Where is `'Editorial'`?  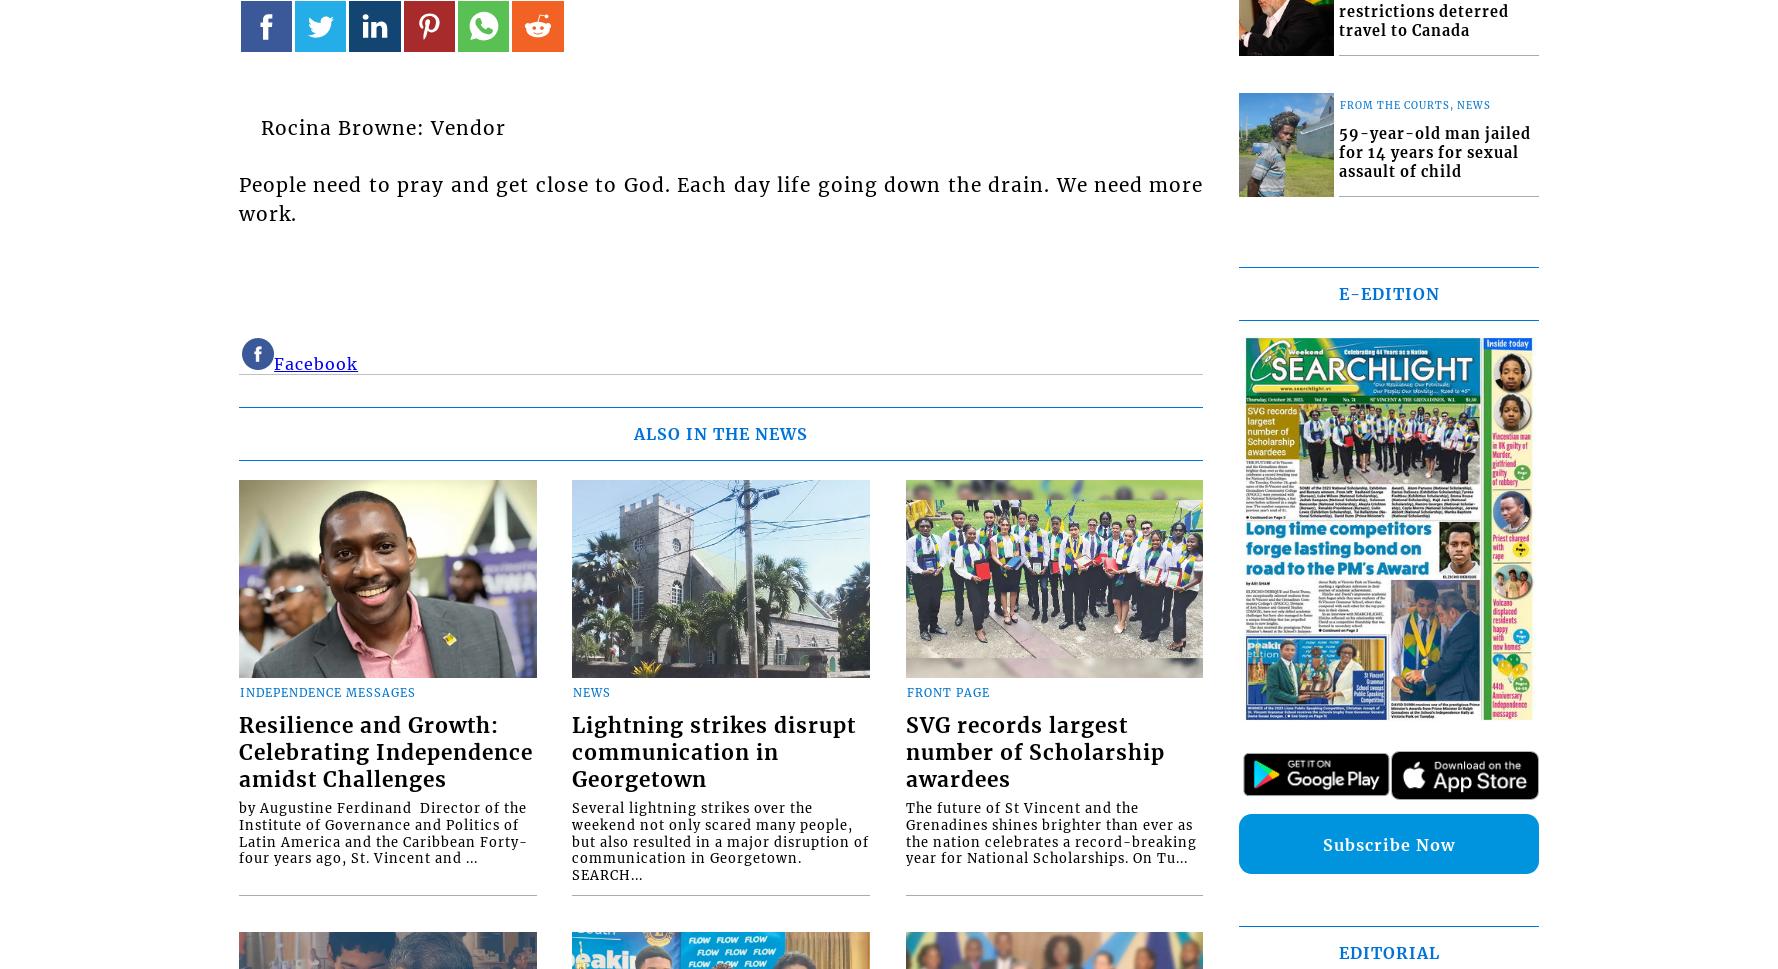
'Editorial' is located at coordinates (1387, 952).